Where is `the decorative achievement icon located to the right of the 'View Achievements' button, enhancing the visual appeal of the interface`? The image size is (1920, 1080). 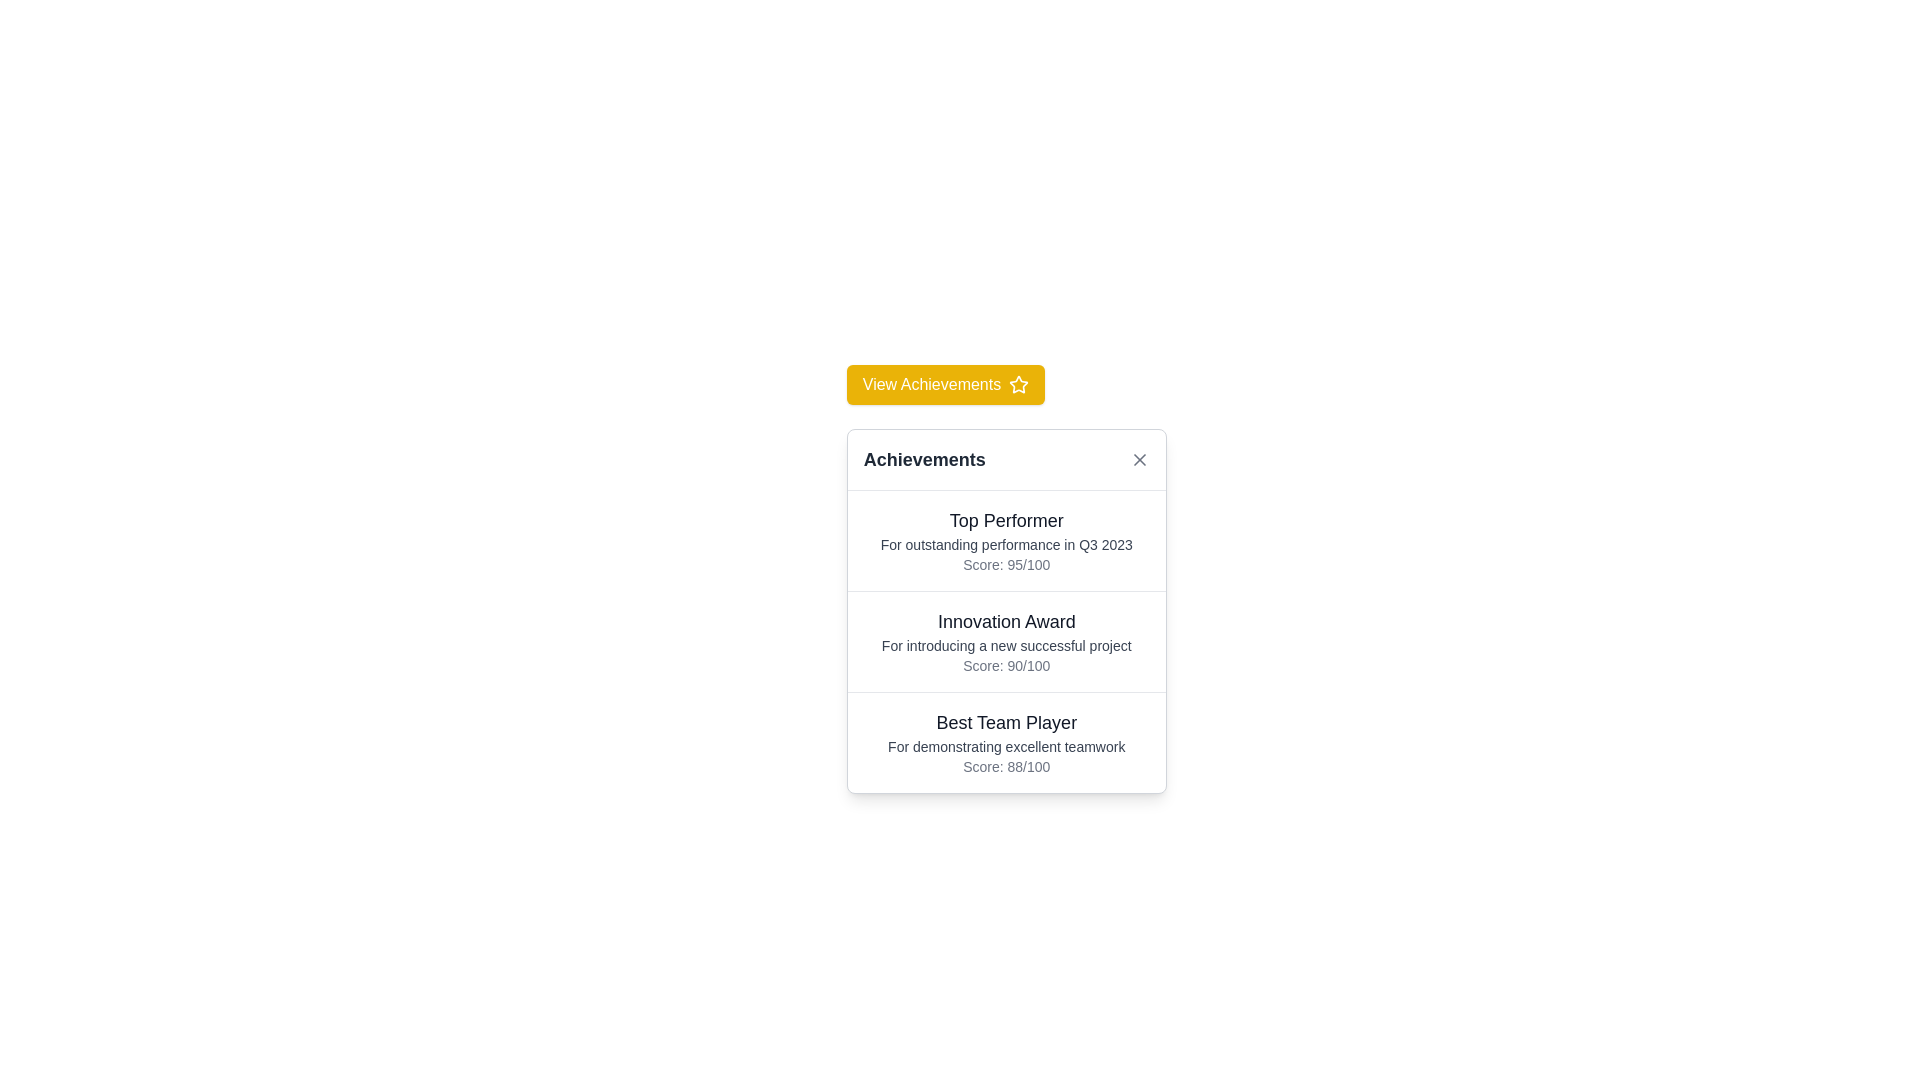 the decorative achievement icon located to the right of the 'View Achievements' button, enhancing the visual appeal of the interface is located at coordinates (1019, 384).